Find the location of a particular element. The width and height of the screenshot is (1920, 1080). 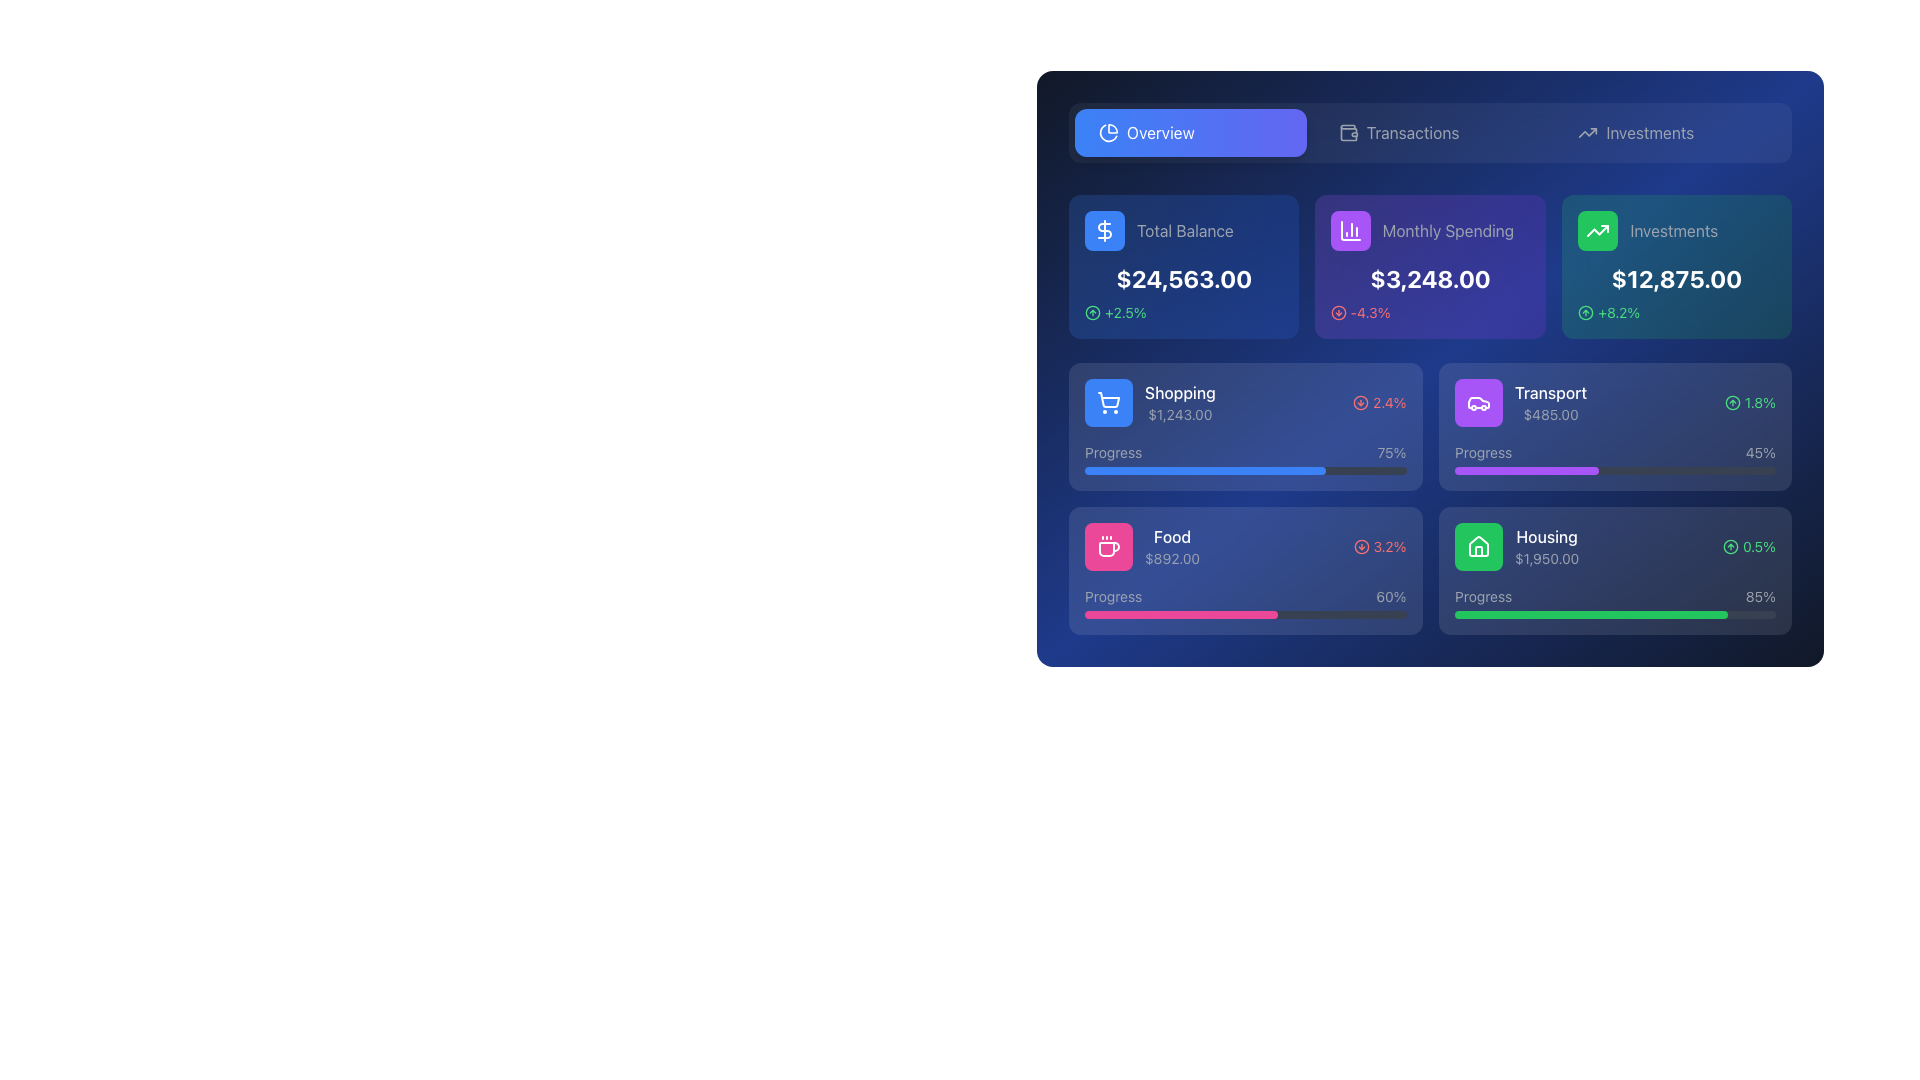

the text box displaying '3.2%' in red color, located in the bottom row of the dashboard within the 'Food' category section is located at coordinates (1389, 547).